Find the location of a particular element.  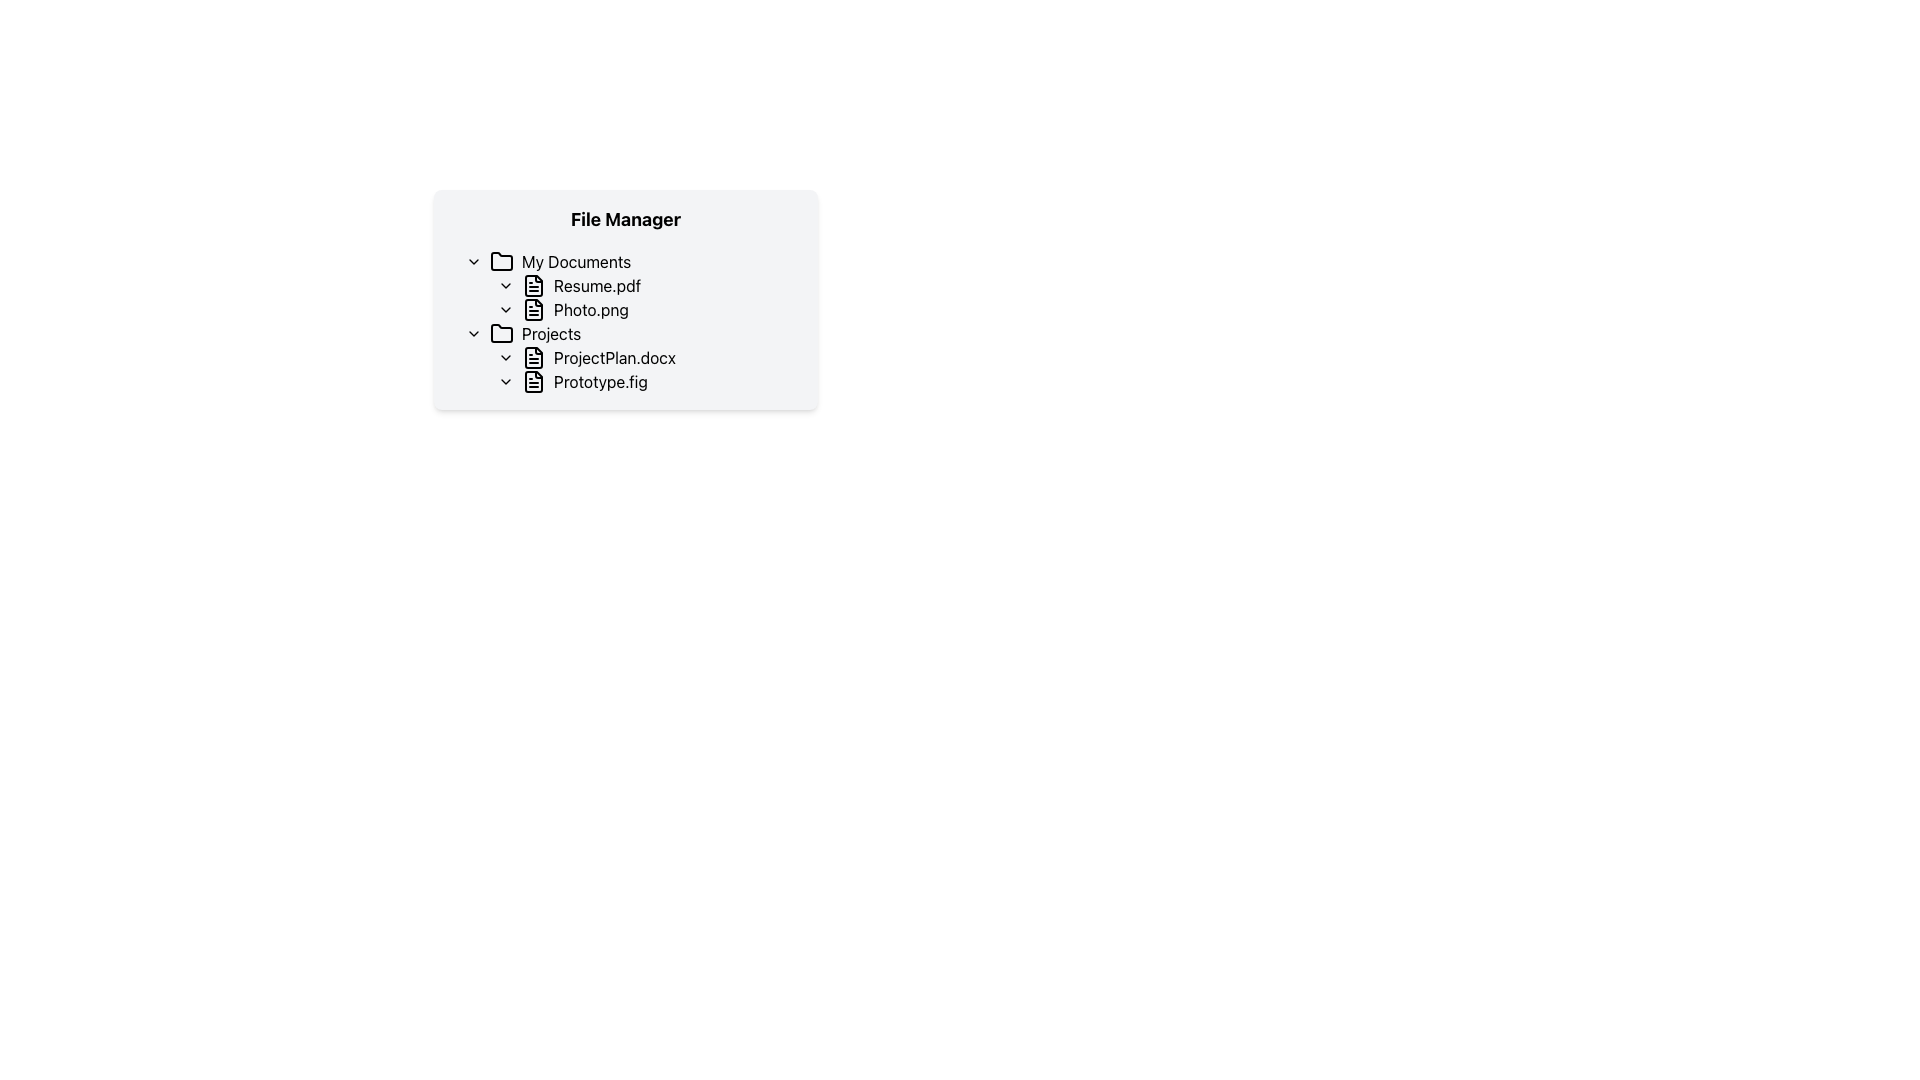

the folder icon located to the left of the text 'Projects' in the file manager interface is located at coordinates (502, 333).